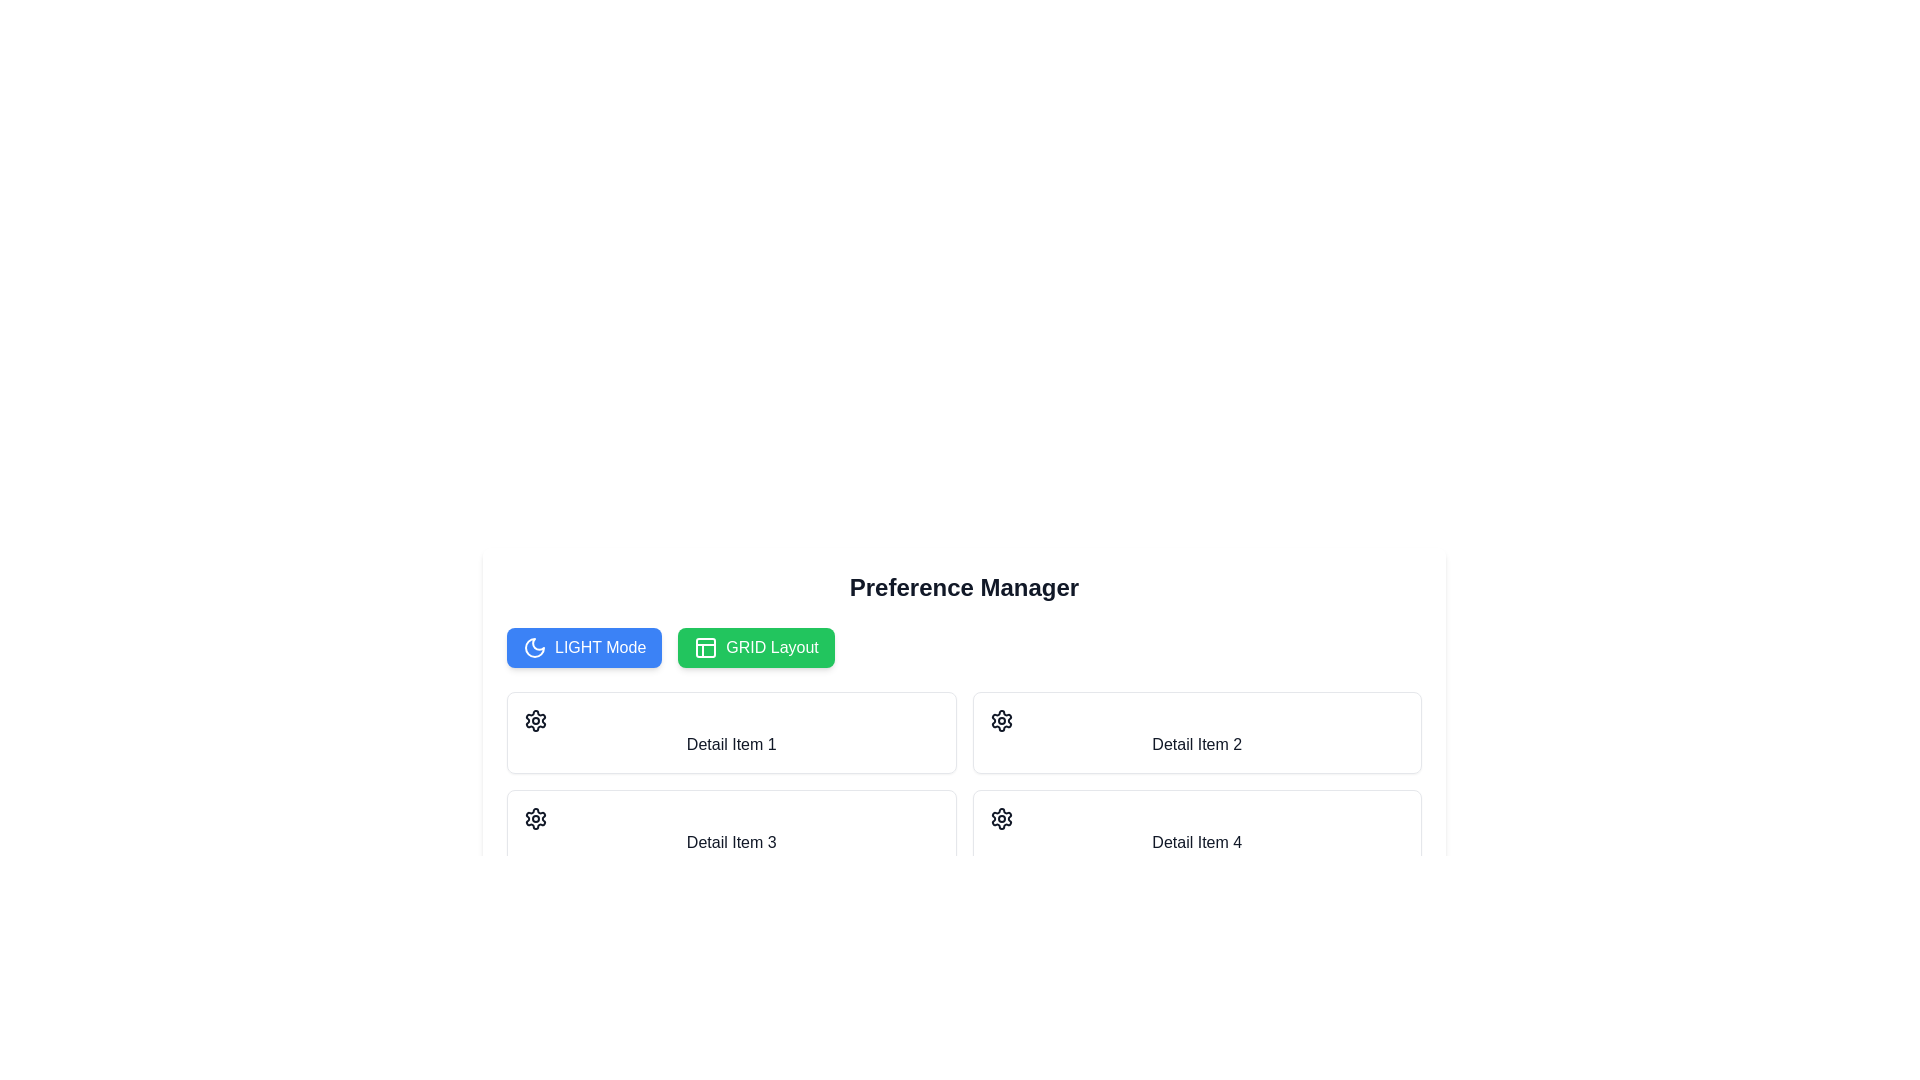 This screenshot has height=1080, width=1920. I want to click on the settings icon located at the top-left corner of the 'Detail Item 1' card, which serves as a button, so click(536, 721).